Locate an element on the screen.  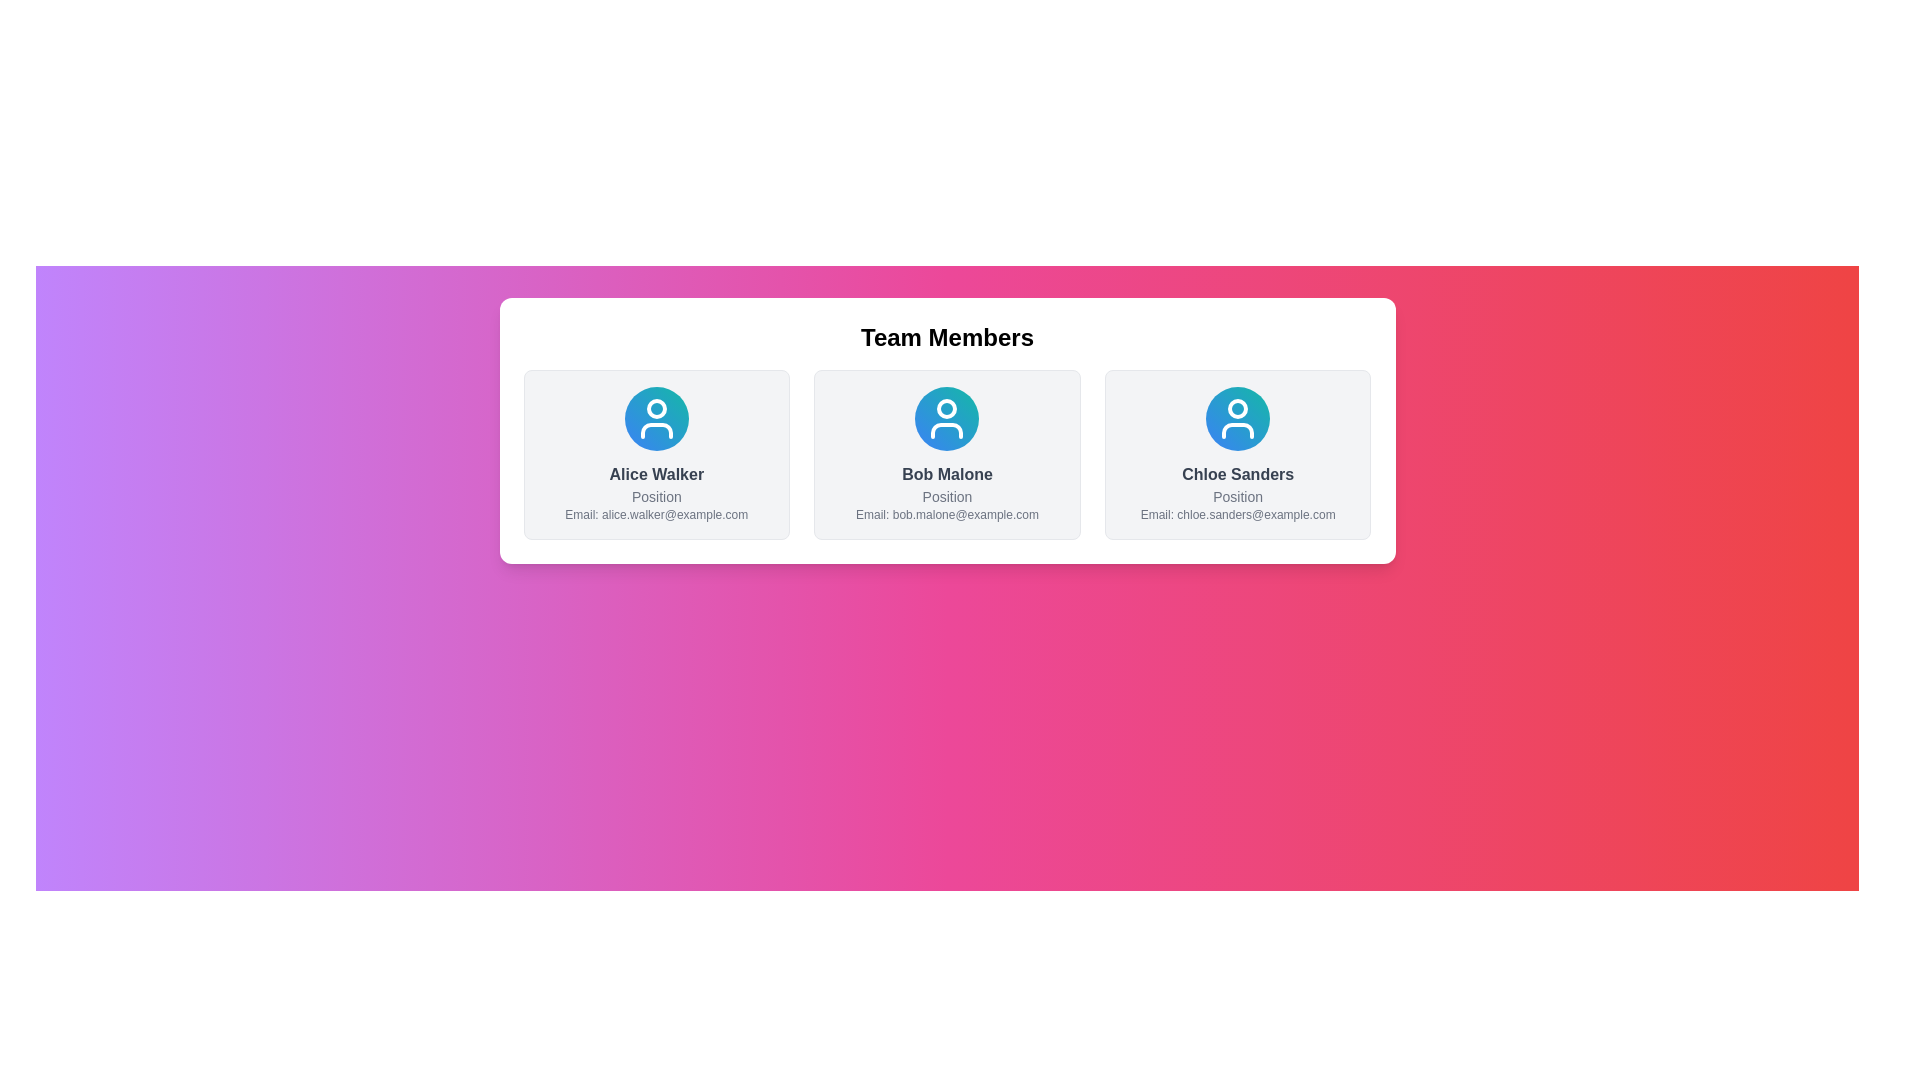
the avatar icon representing the team member profile located in the middle column of the grid, directly above the text 'Bob Malone' is located at coordinates (946, 418).